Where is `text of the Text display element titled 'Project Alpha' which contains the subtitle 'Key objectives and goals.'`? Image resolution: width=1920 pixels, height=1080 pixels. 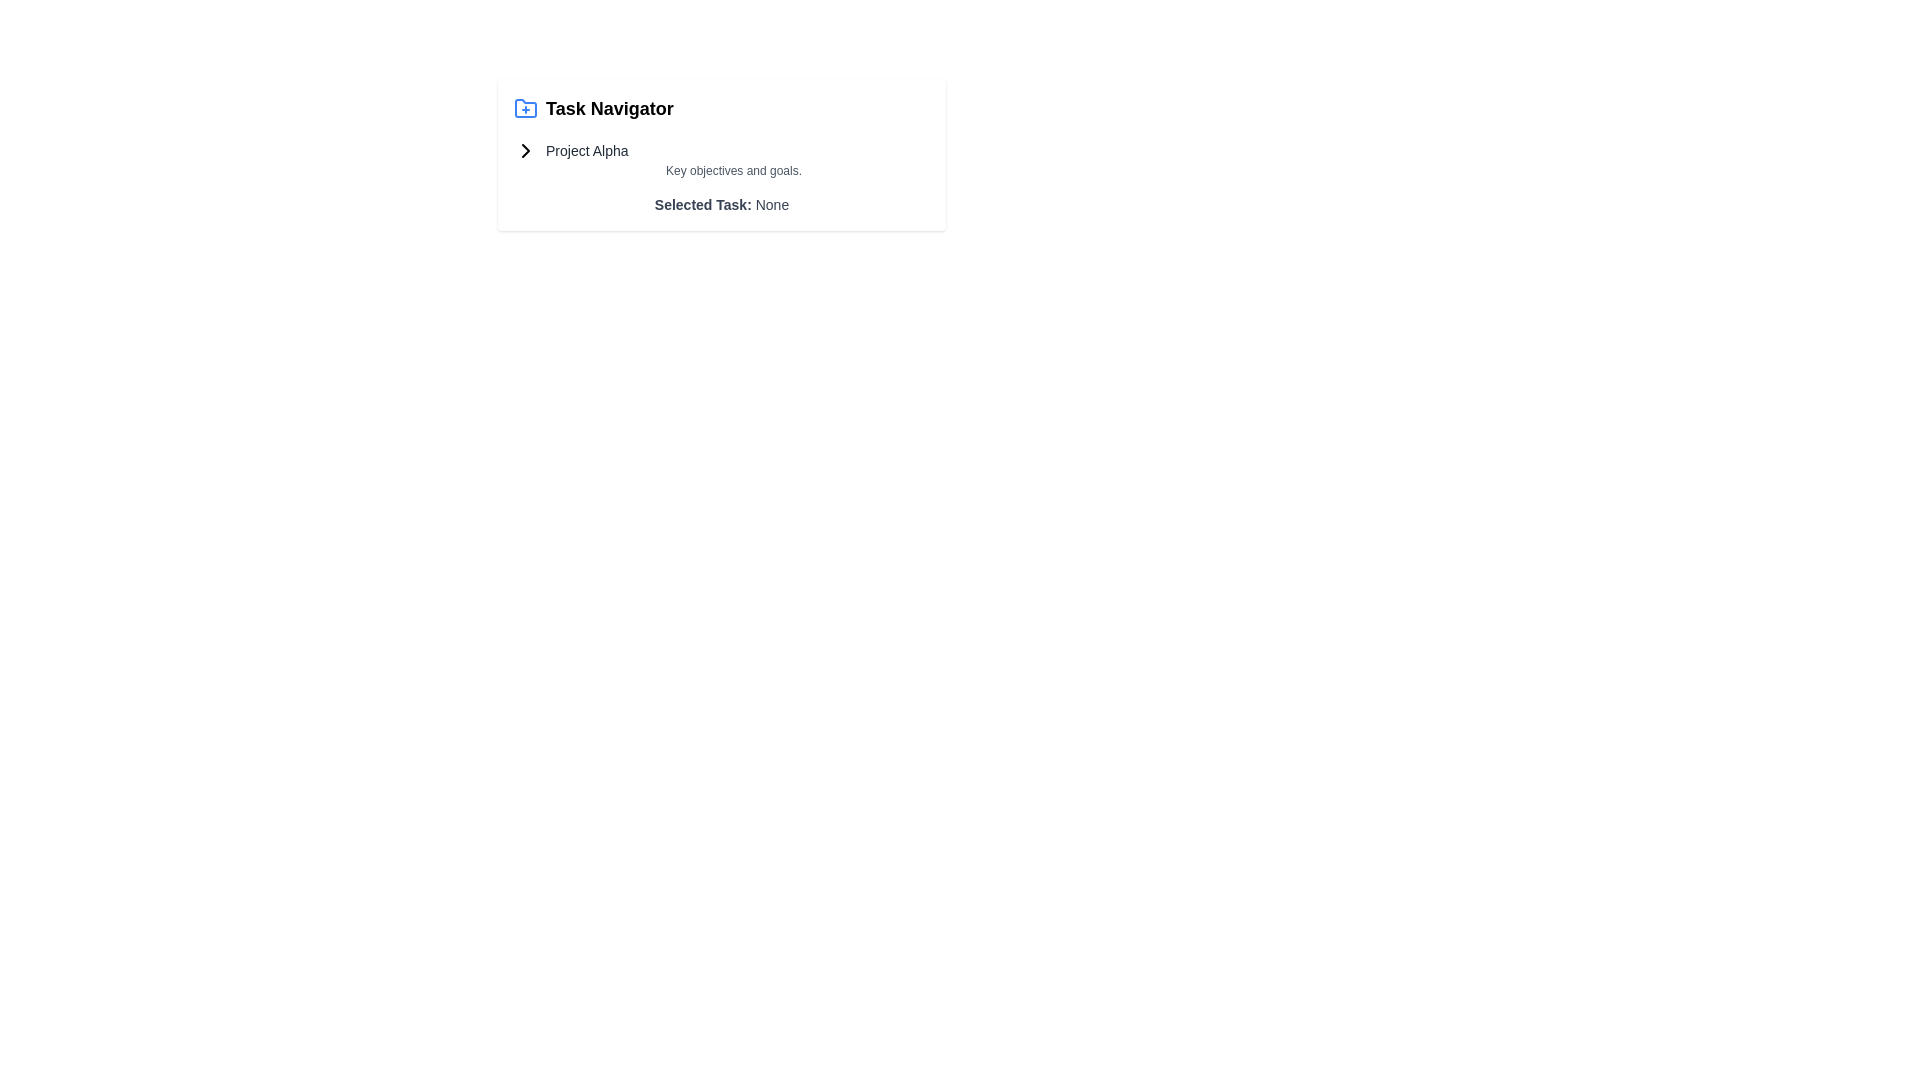
text of the Text display element titled 'Project Alpha' which contains the subtitle 'Key objectives and goals.' is located at coordinates (720, 157).